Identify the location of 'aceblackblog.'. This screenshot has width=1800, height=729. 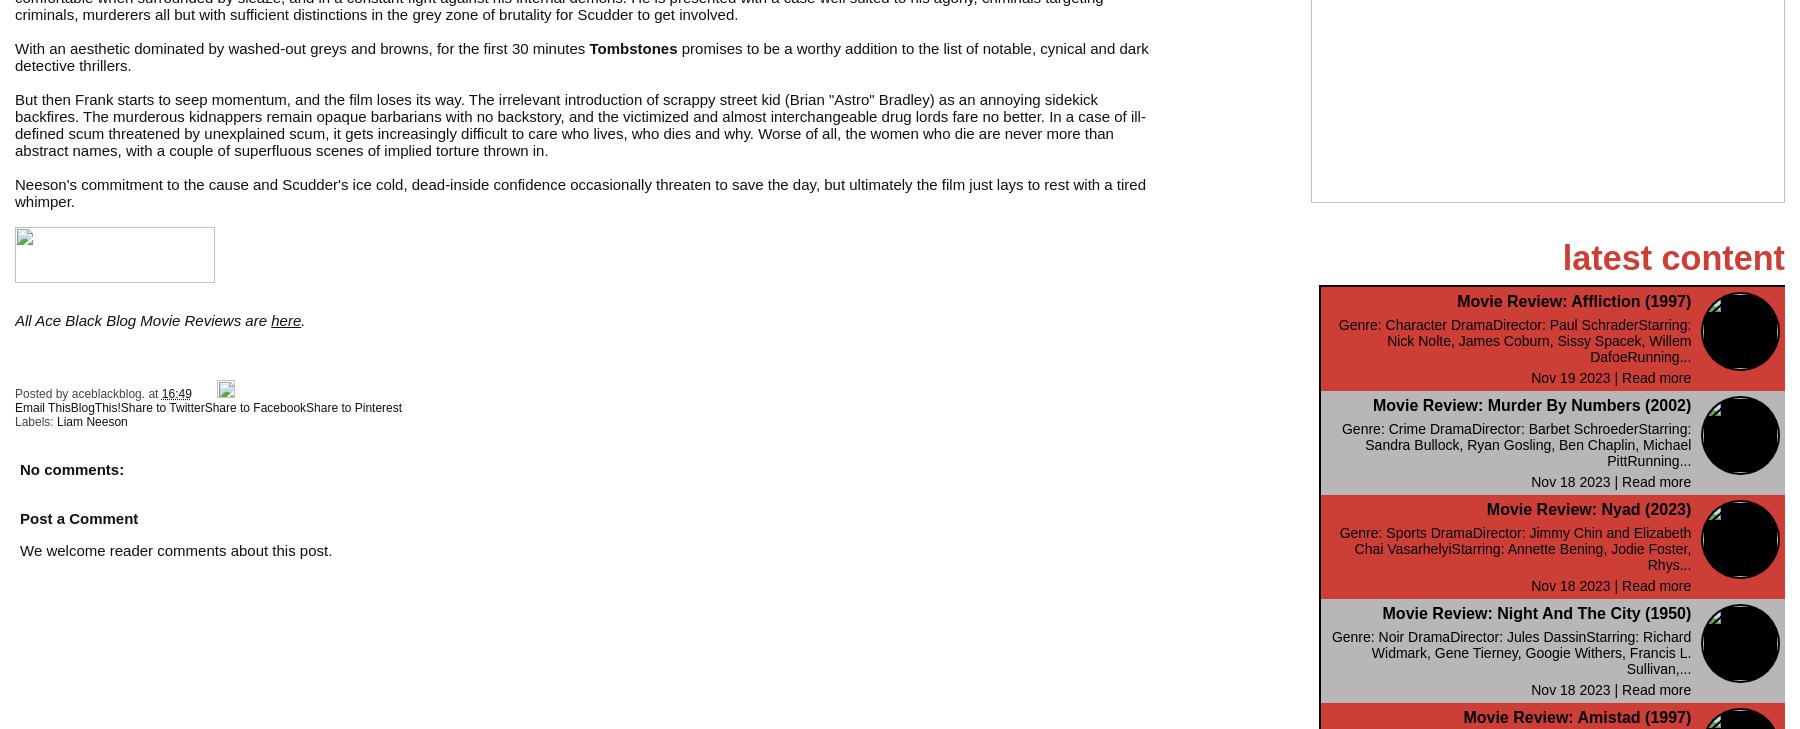
(107, 393).